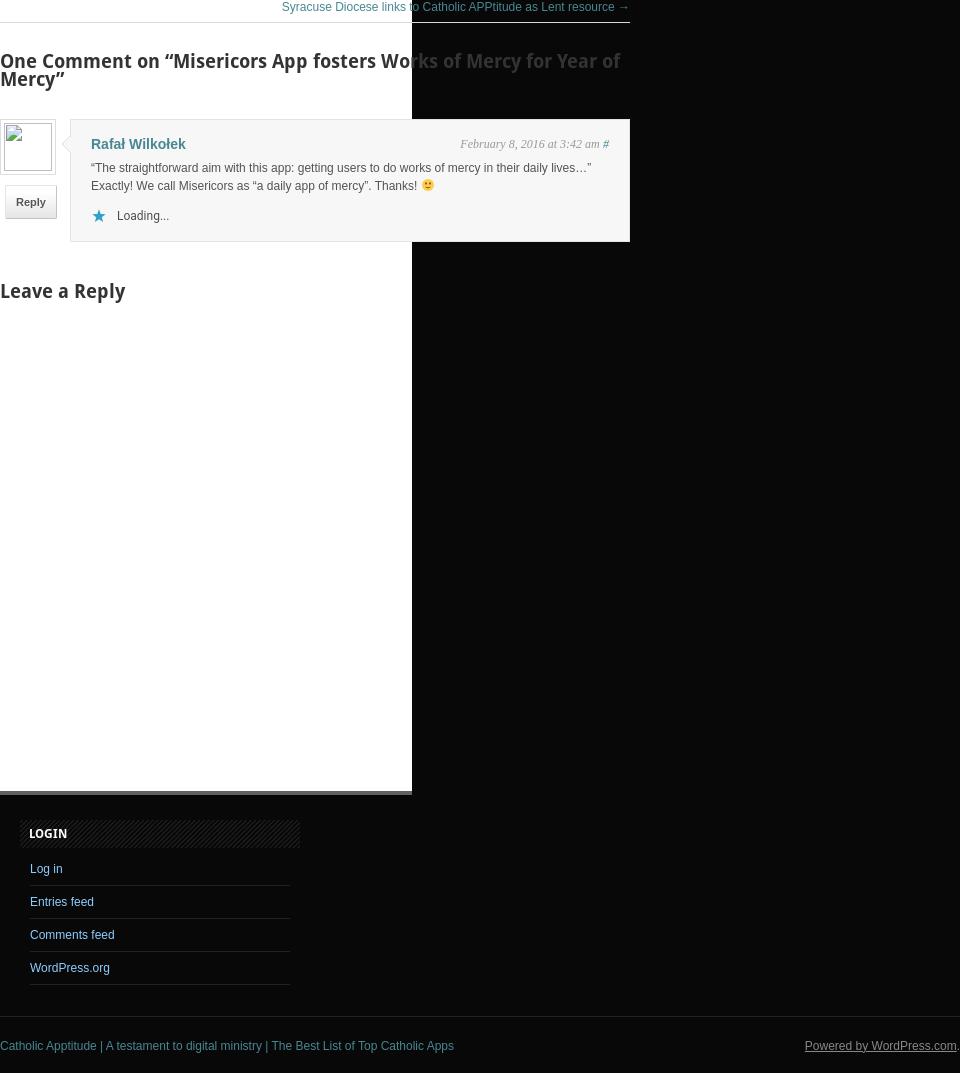 This screenshot has height=1073, width=960. What do you see at coordinates (309, 69) in the screenshot?
I see `'One Comment on “Misericors App fosters Works of Mercy for Year of Mercy”'` at bounding box center [309, 69].